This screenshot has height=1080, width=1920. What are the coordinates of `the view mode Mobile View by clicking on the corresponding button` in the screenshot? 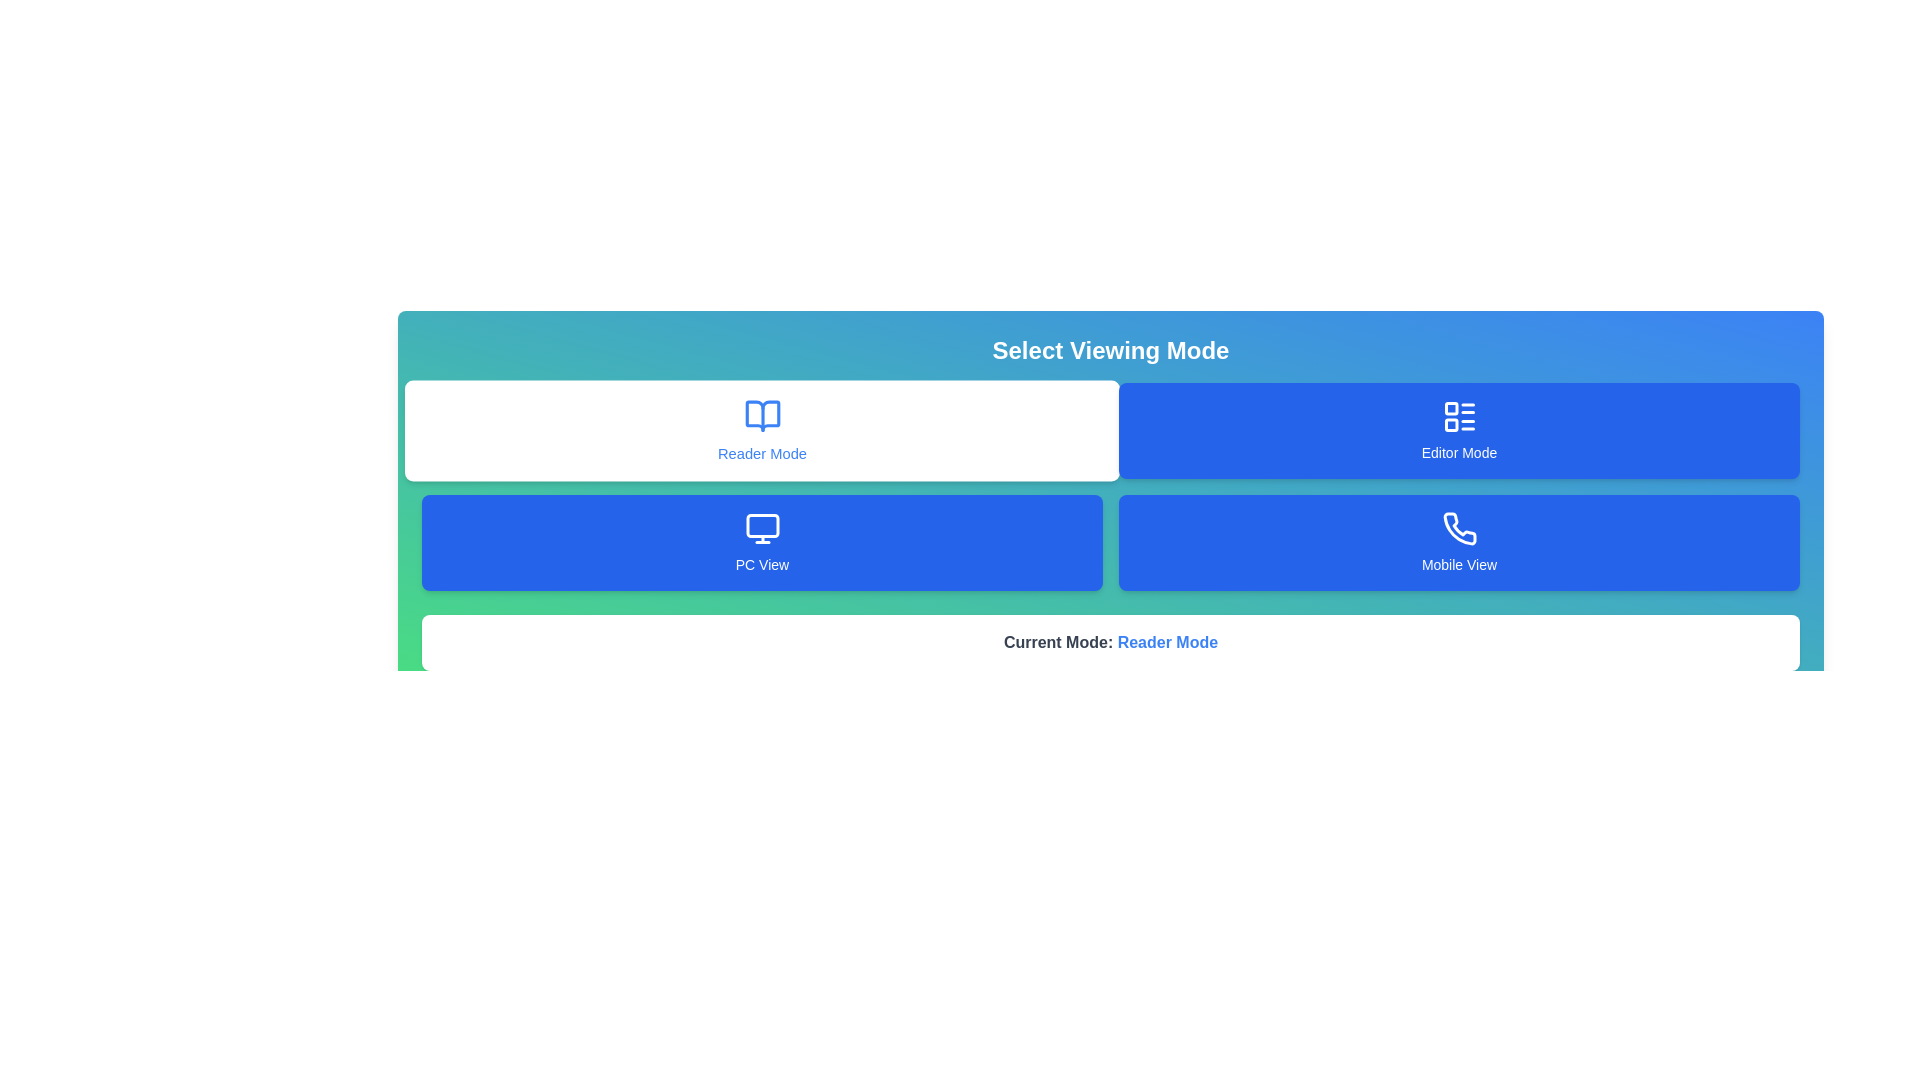 It's located at (1459, 543).